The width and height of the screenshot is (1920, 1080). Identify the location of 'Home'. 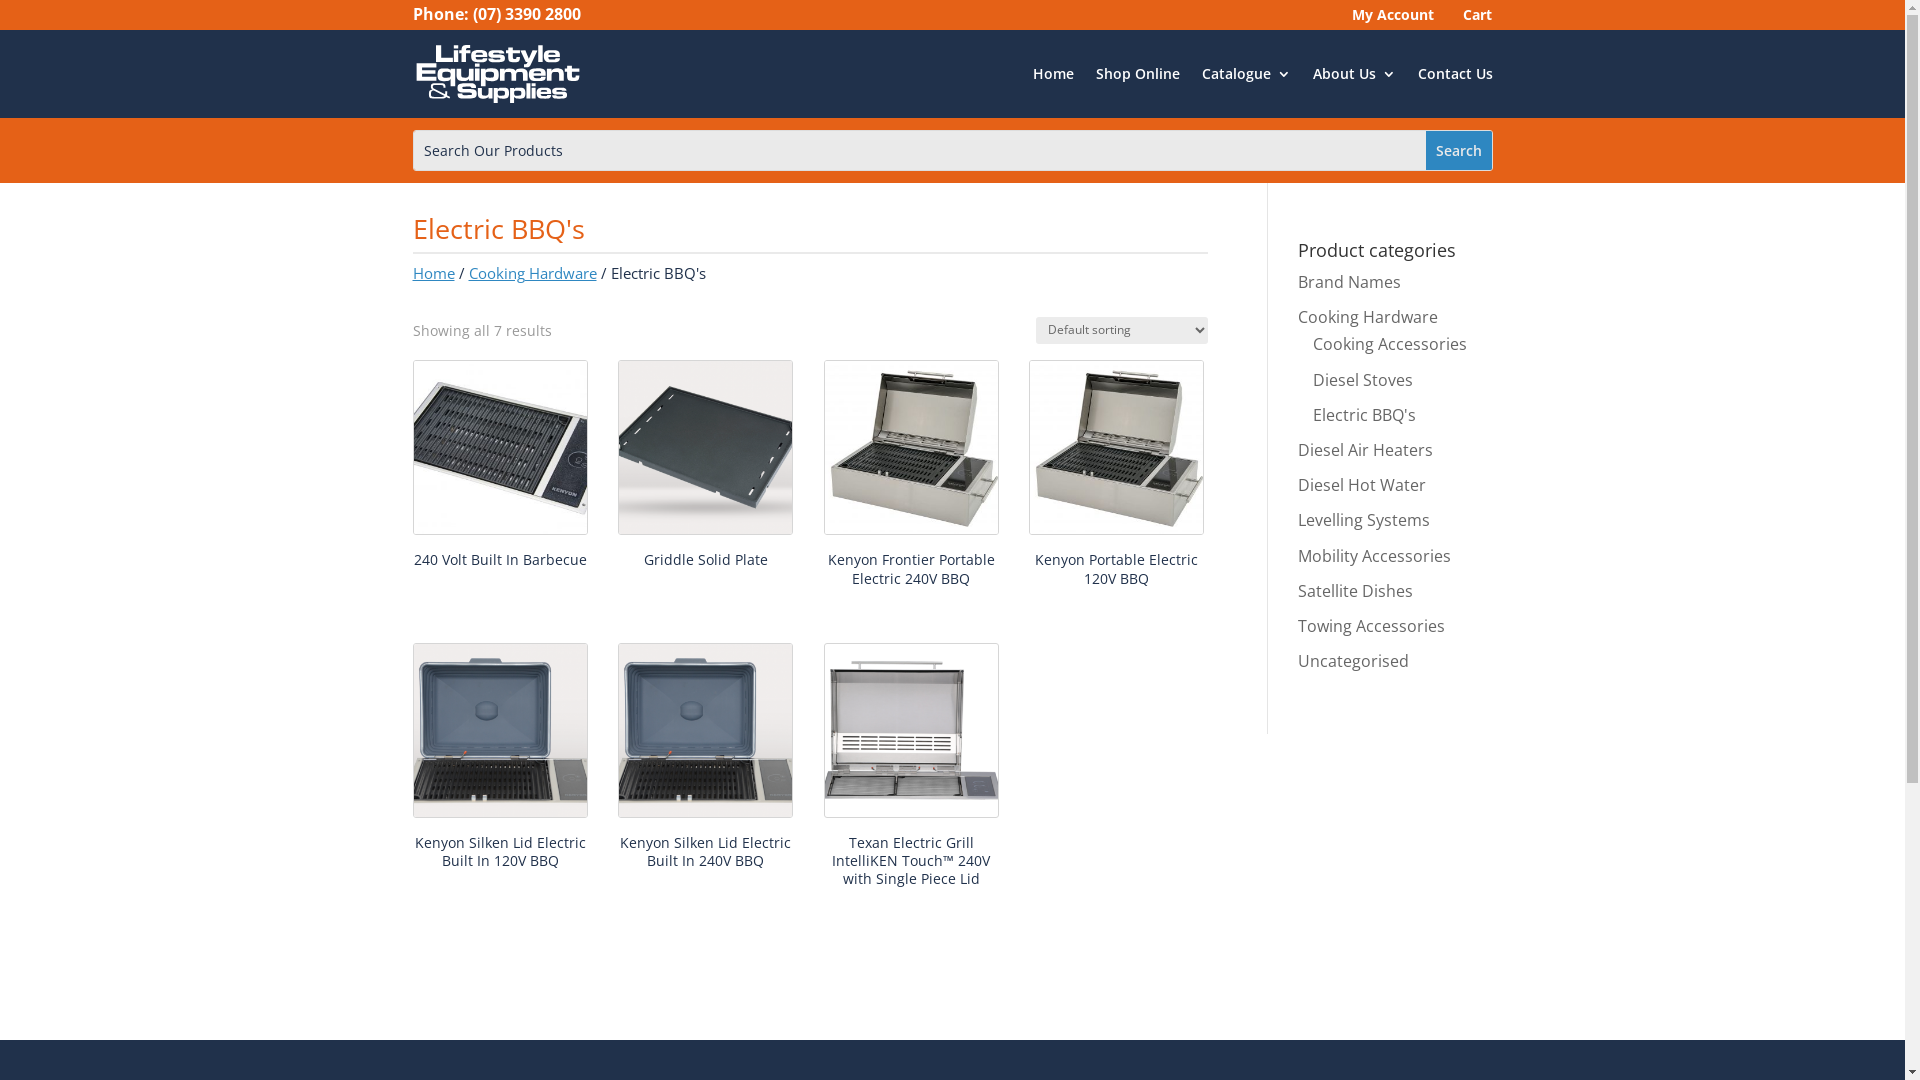
(431, 273).